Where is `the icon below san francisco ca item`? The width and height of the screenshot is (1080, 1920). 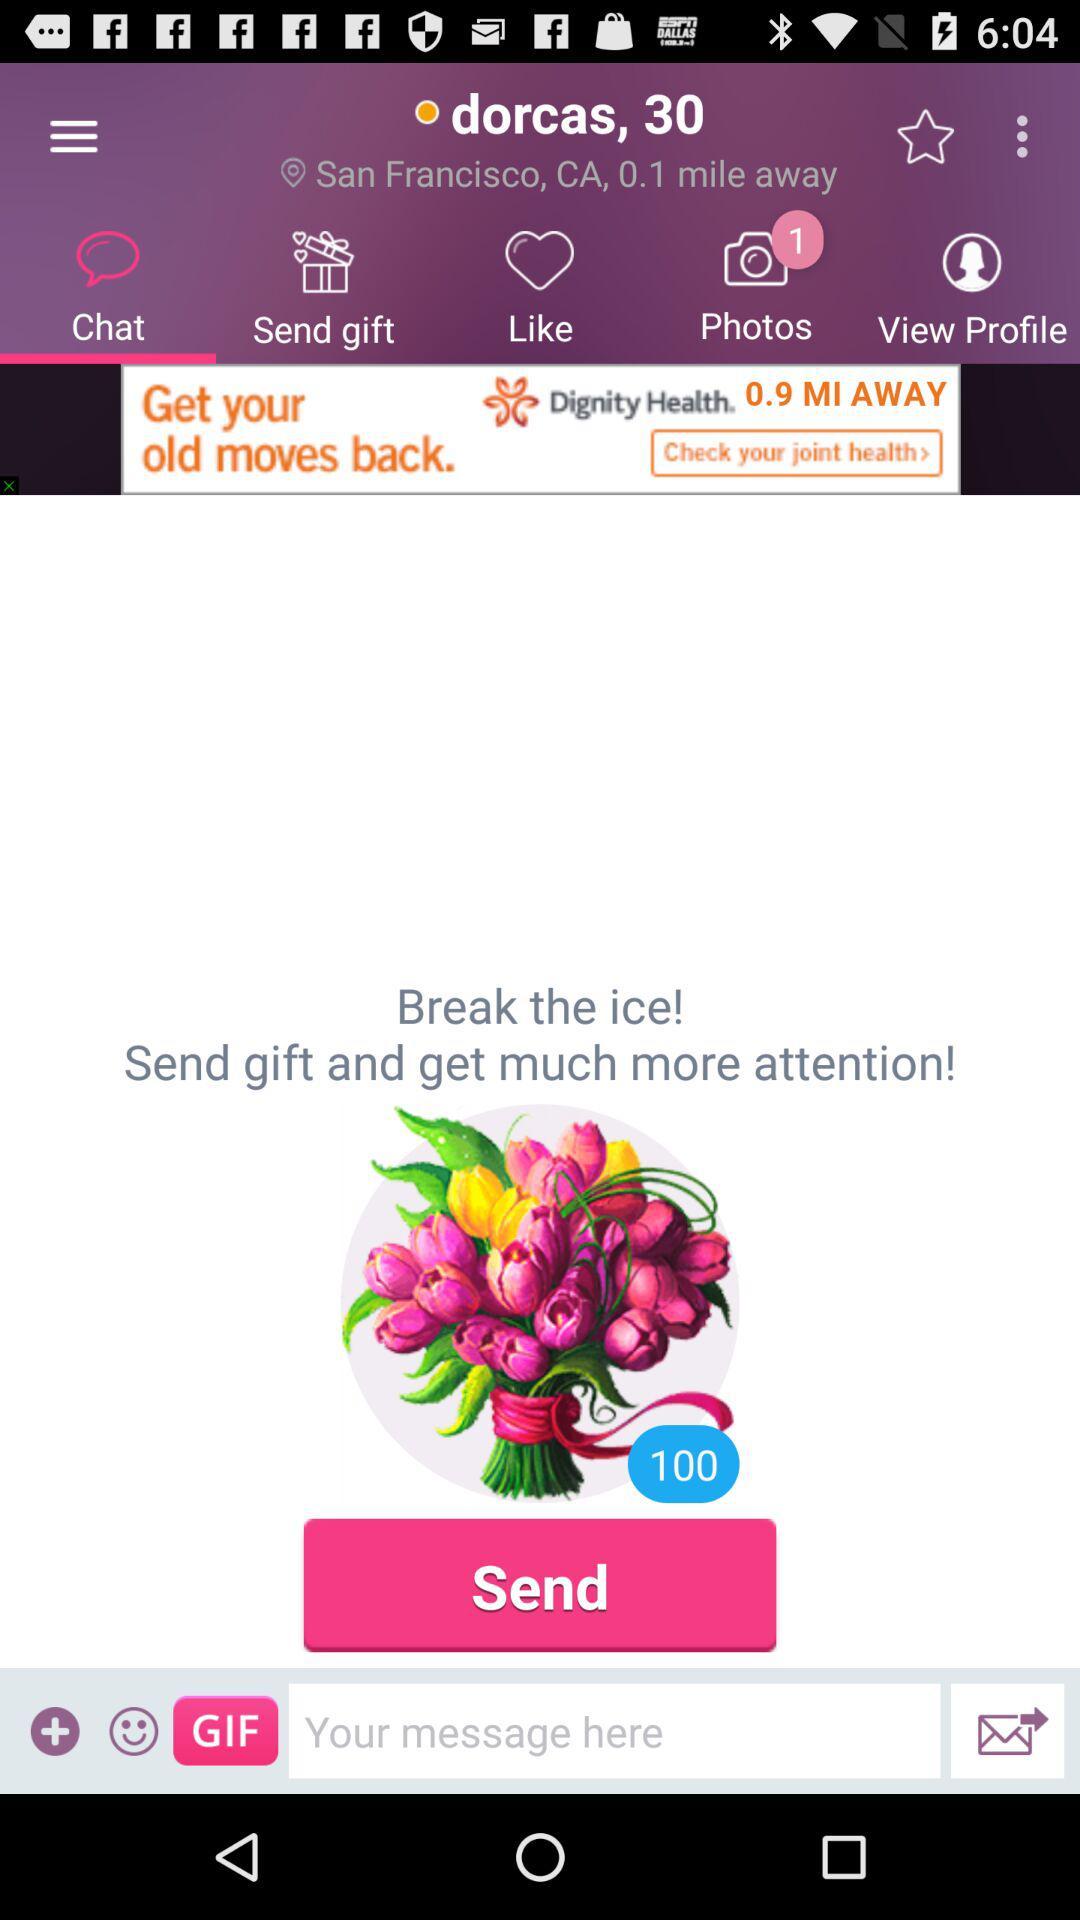 the icon below san francisco ca item is located at coordinates (756, 285).